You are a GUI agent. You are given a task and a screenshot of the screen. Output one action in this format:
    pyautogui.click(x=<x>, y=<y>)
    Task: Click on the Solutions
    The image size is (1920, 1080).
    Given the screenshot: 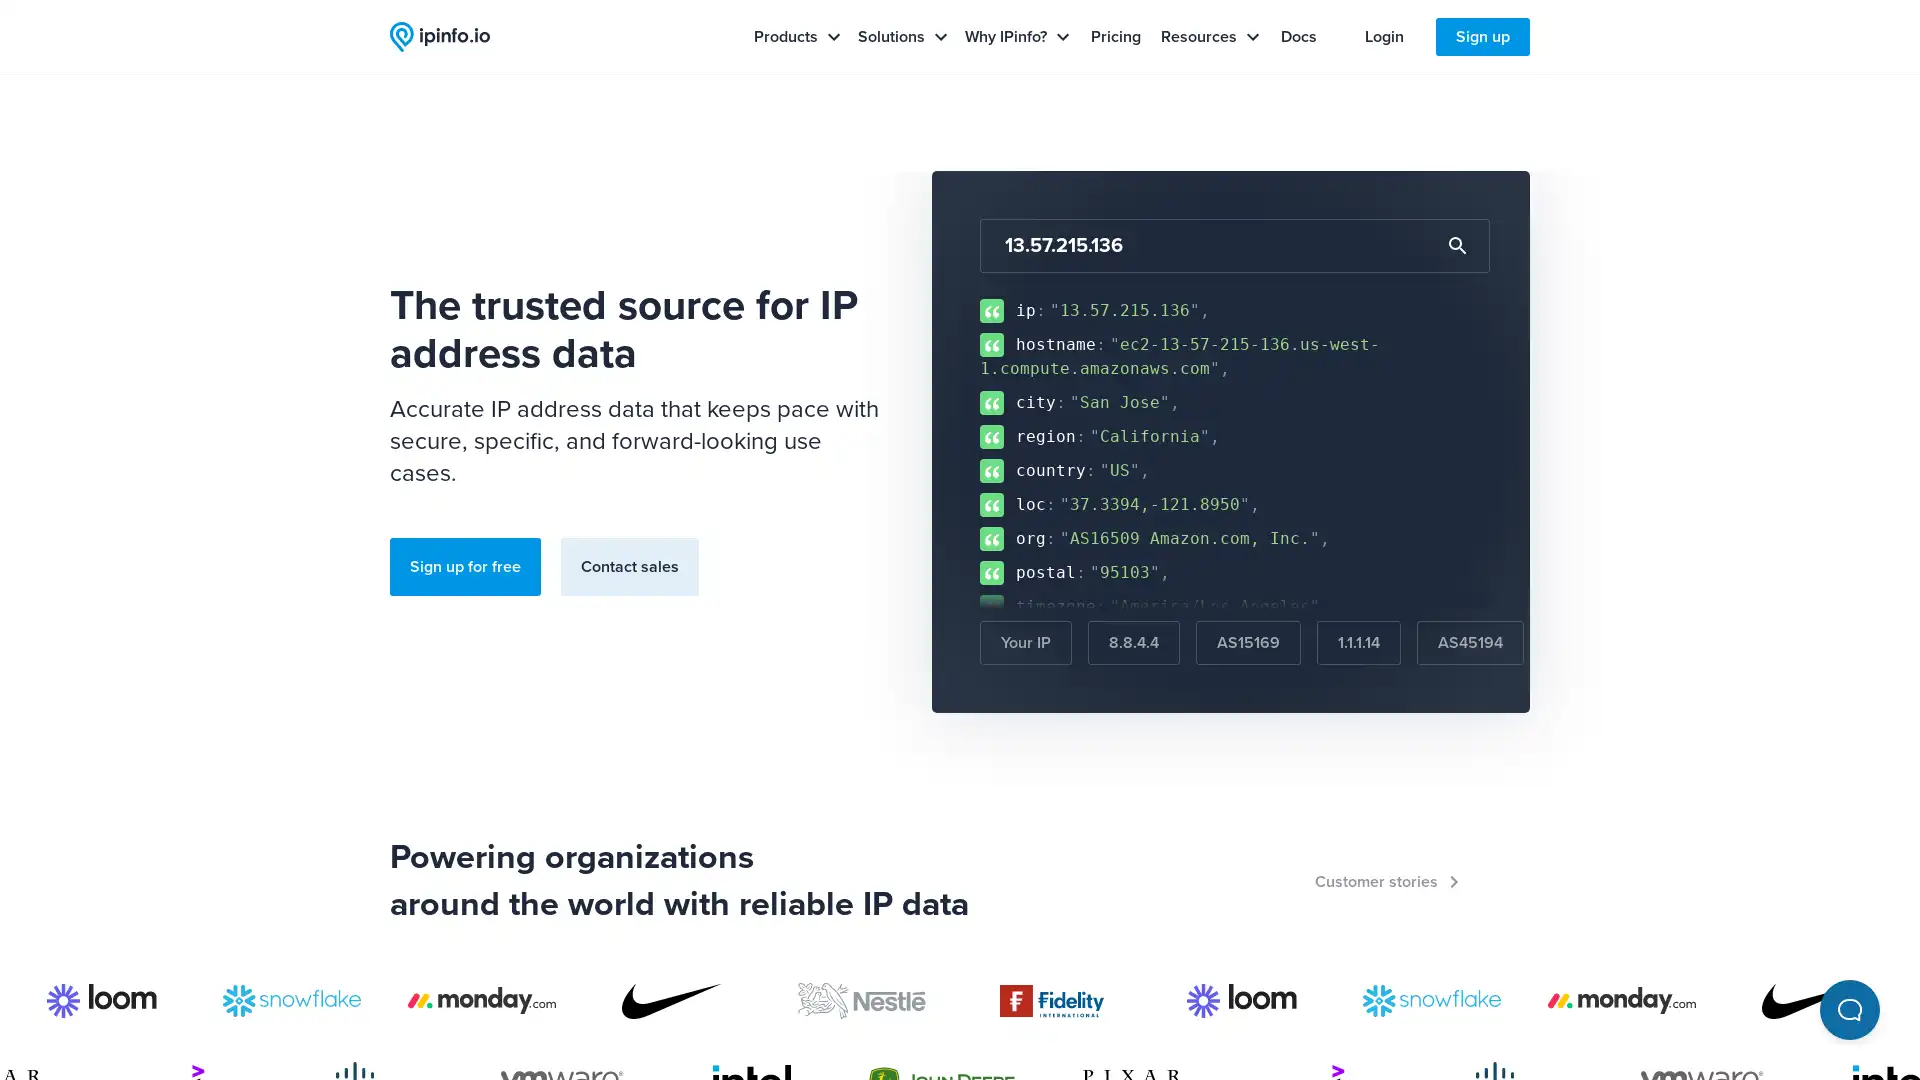 What is the action you would take?
    pyautogui.click(x=902, y=37)
    